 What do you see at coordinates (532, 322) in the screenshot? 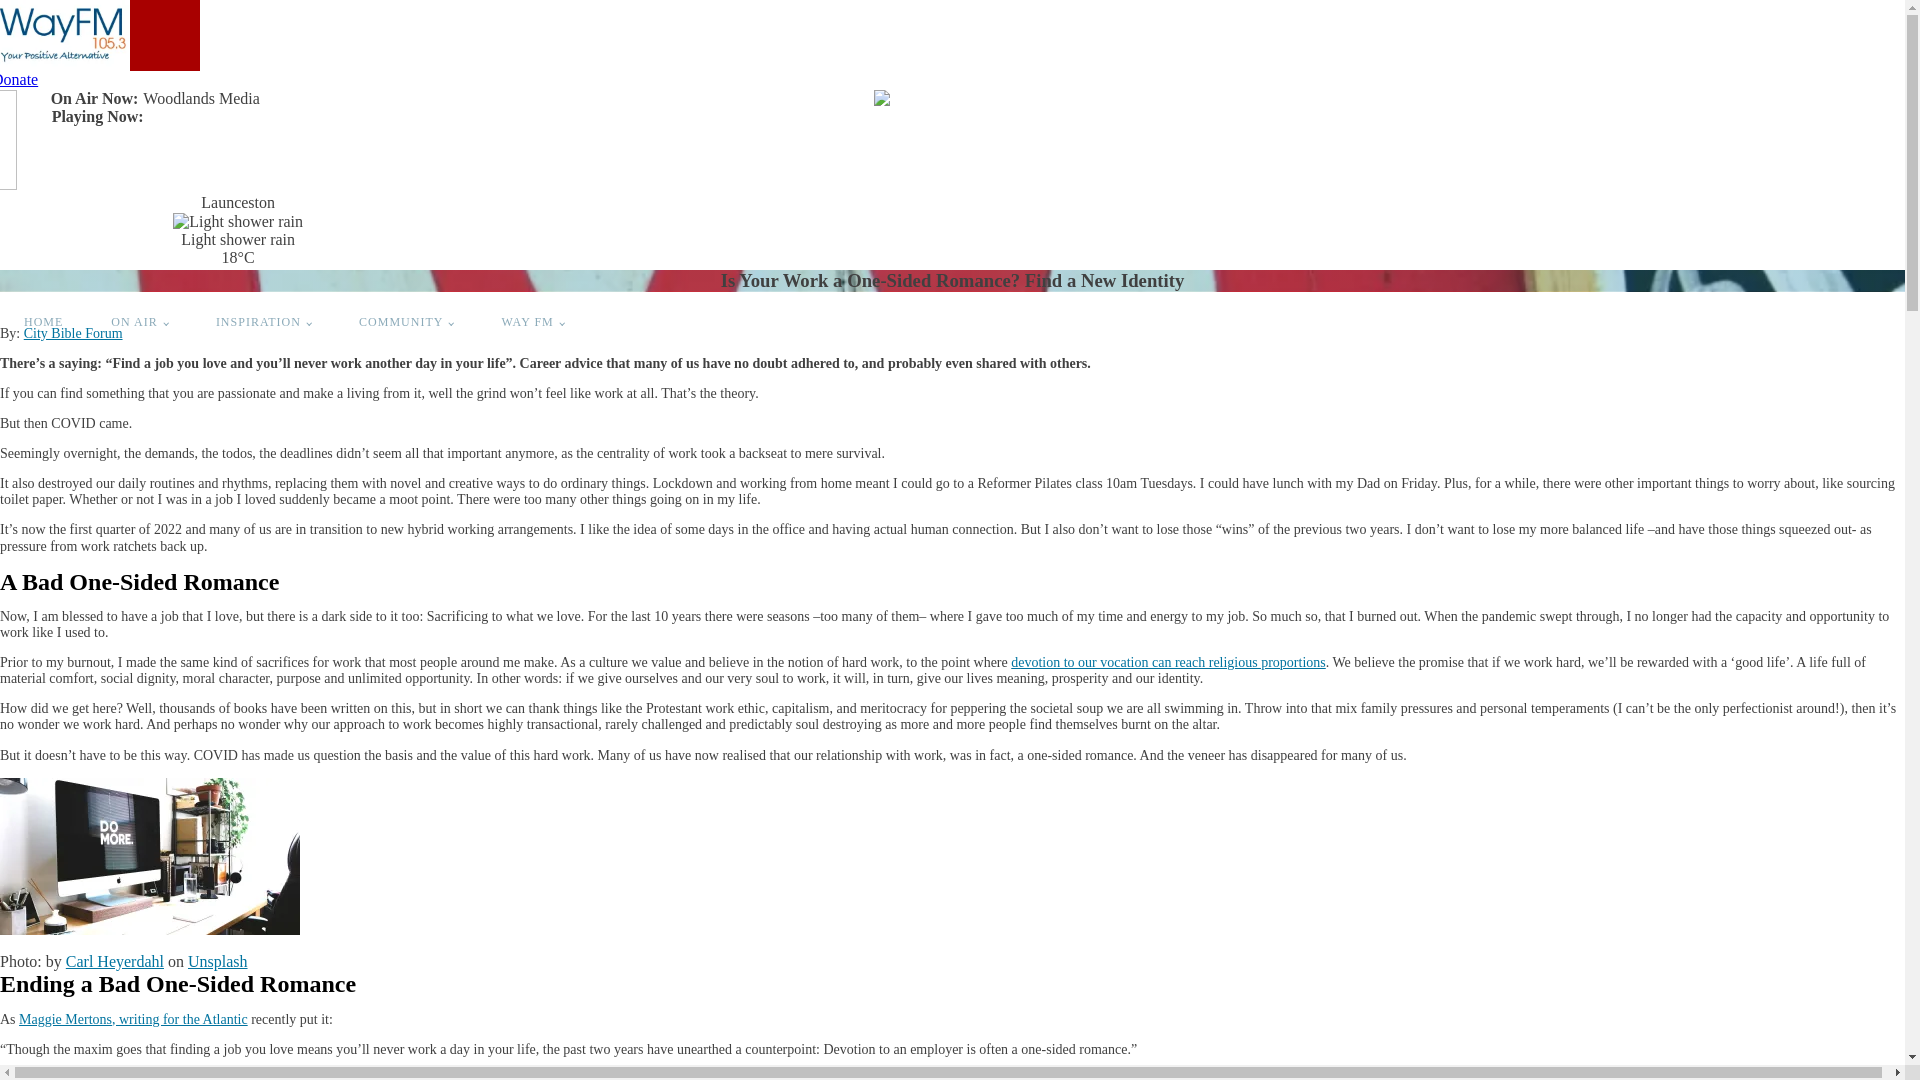
I see `'WAY FM'` at bounding box center [532, 322].